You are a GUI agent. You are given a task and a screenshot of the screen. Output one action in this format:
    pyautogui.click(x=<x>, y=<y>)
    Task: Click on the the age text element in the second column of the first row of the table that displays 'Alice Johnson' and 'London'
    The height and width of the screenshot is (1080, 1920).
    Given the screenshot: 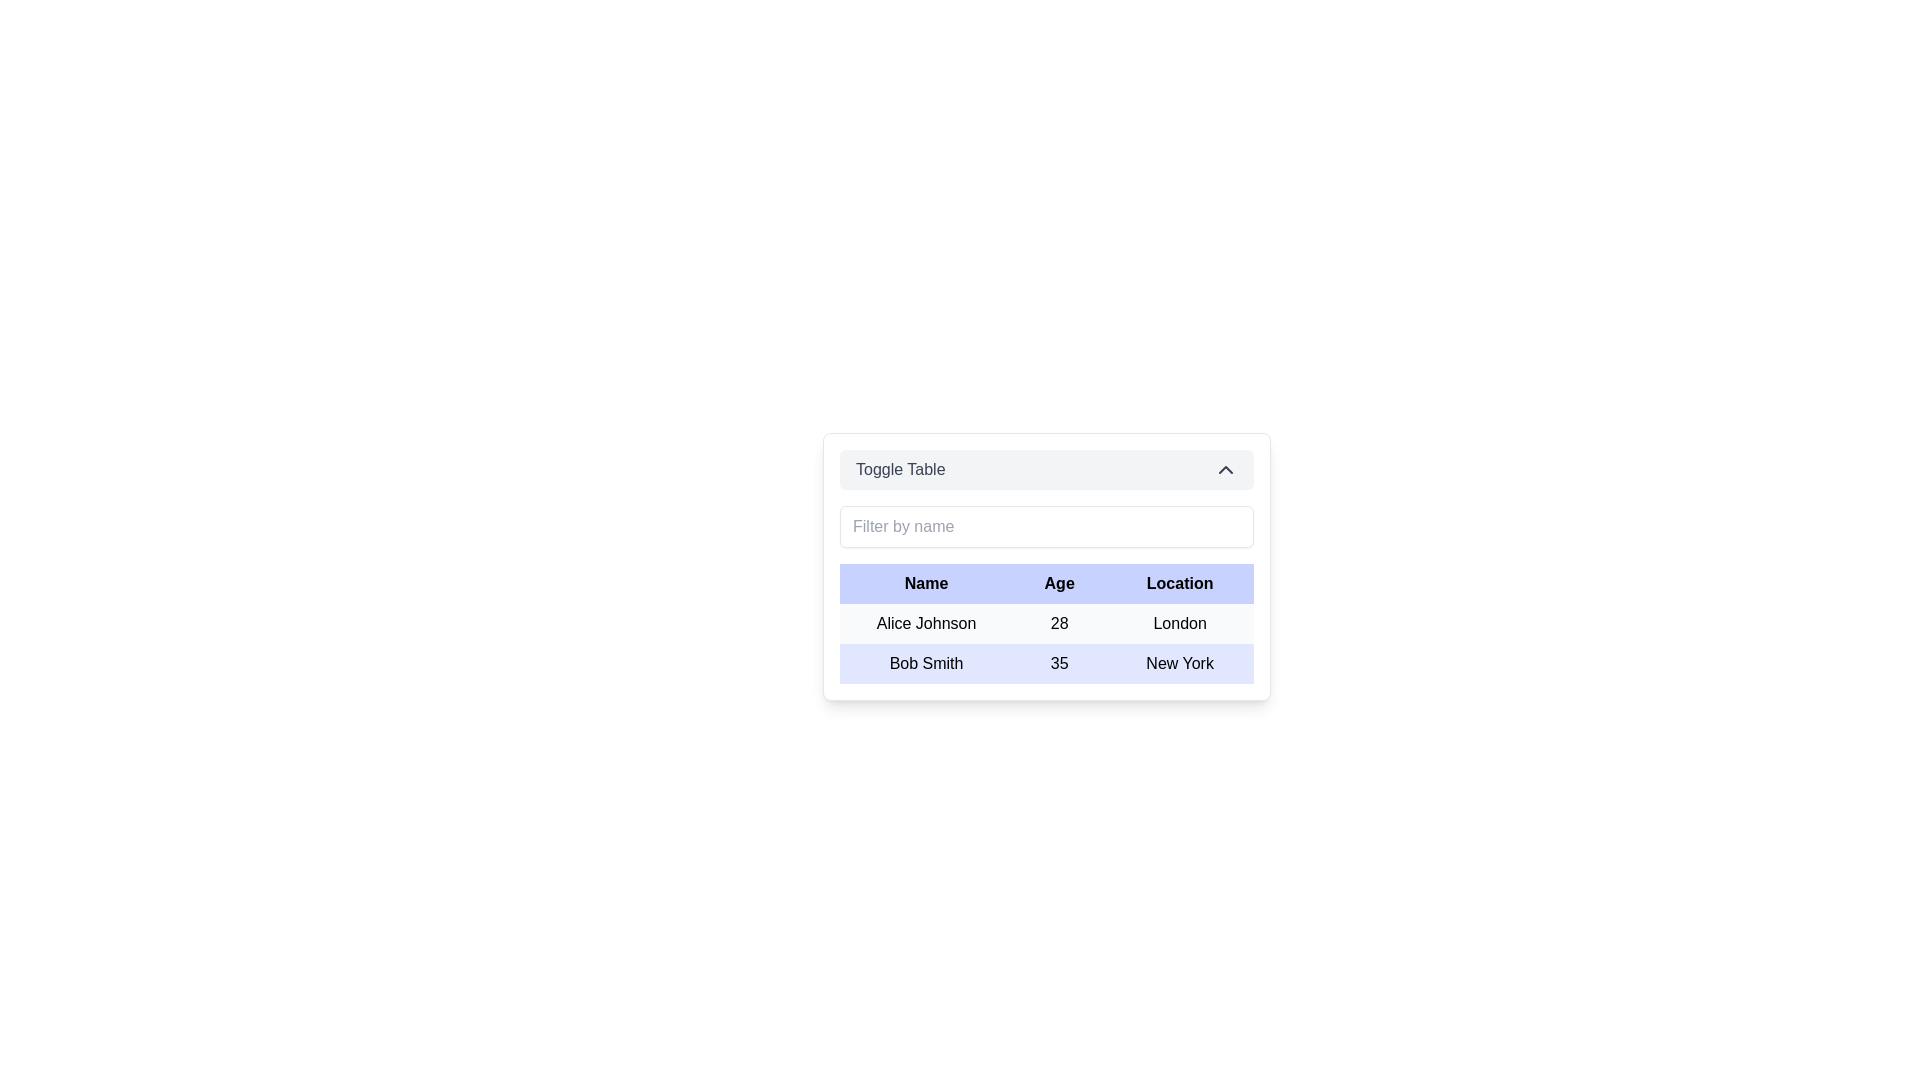 What is the action you would take?
    pyautogui.click(x=1058, y=623)
    